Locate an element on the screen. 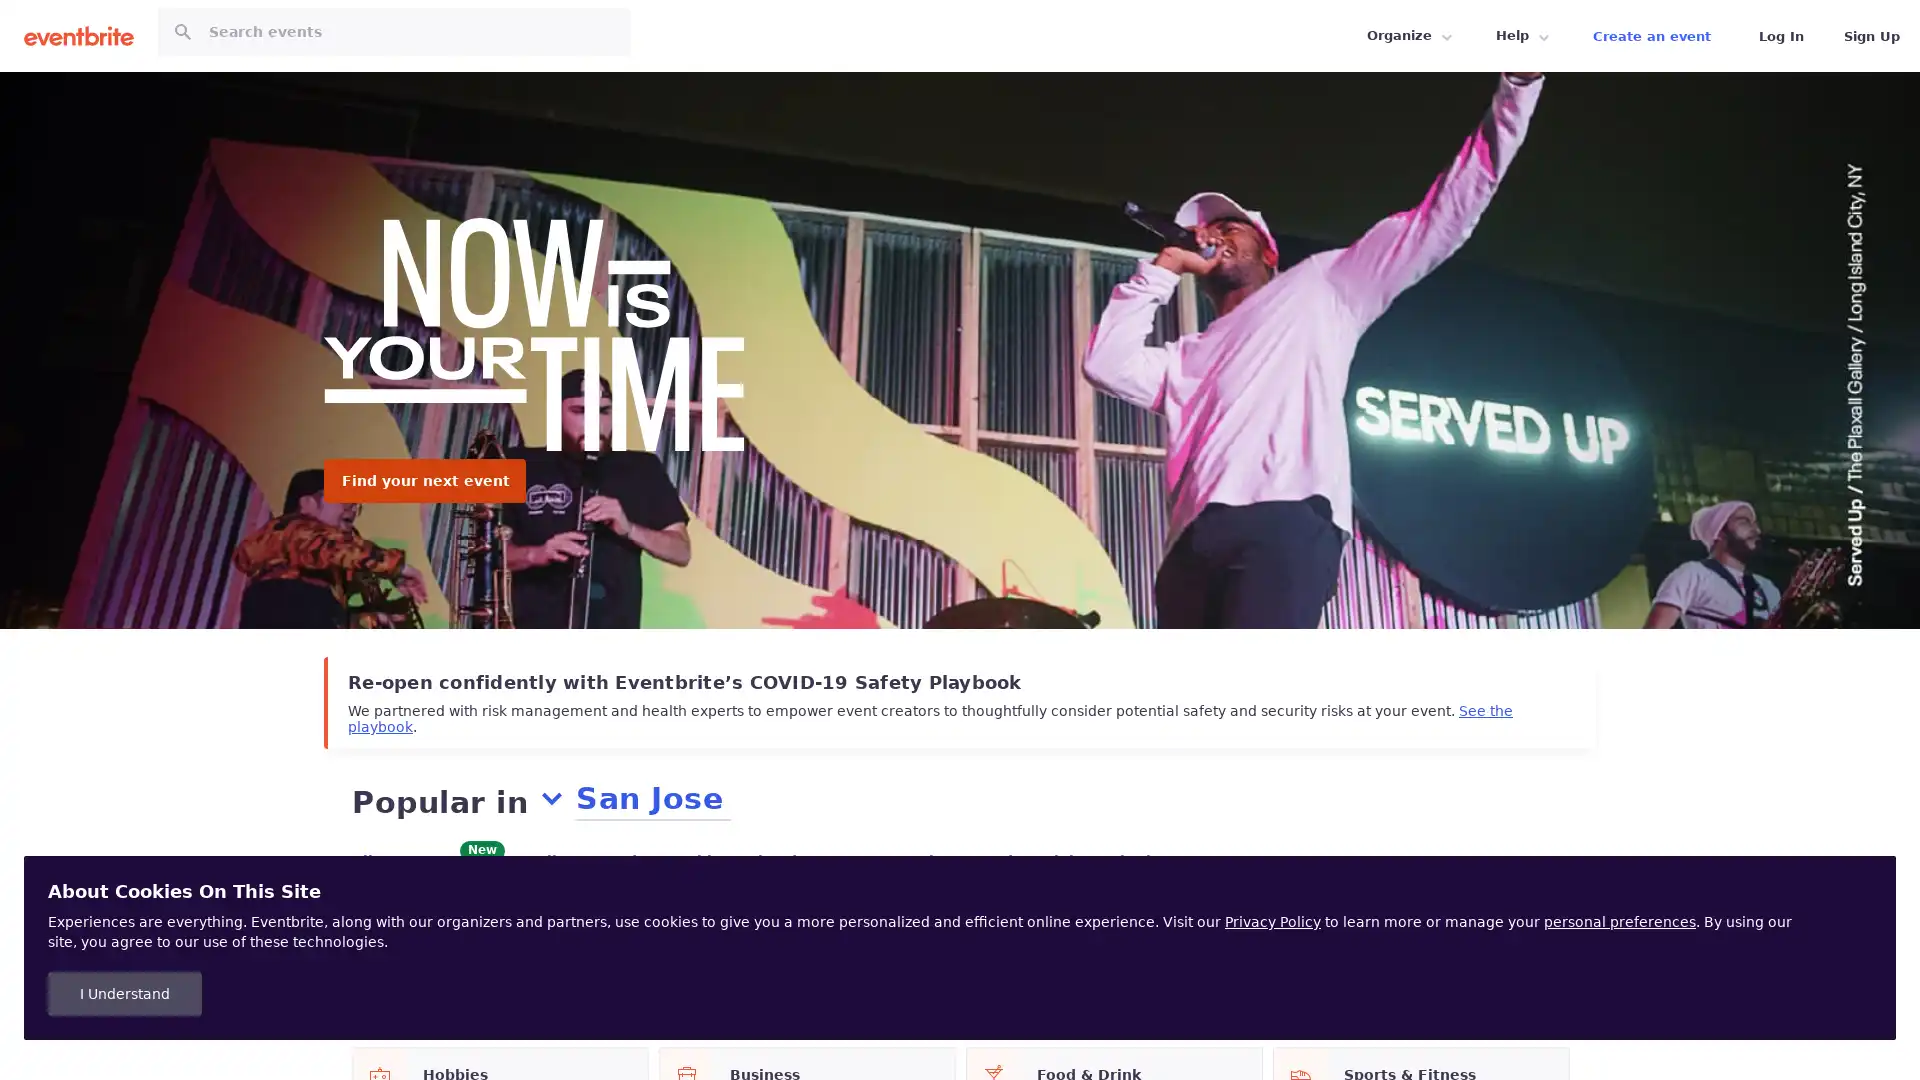 This screenshot has height=1080, width=1920. Online is located at coordinates (551, 859).